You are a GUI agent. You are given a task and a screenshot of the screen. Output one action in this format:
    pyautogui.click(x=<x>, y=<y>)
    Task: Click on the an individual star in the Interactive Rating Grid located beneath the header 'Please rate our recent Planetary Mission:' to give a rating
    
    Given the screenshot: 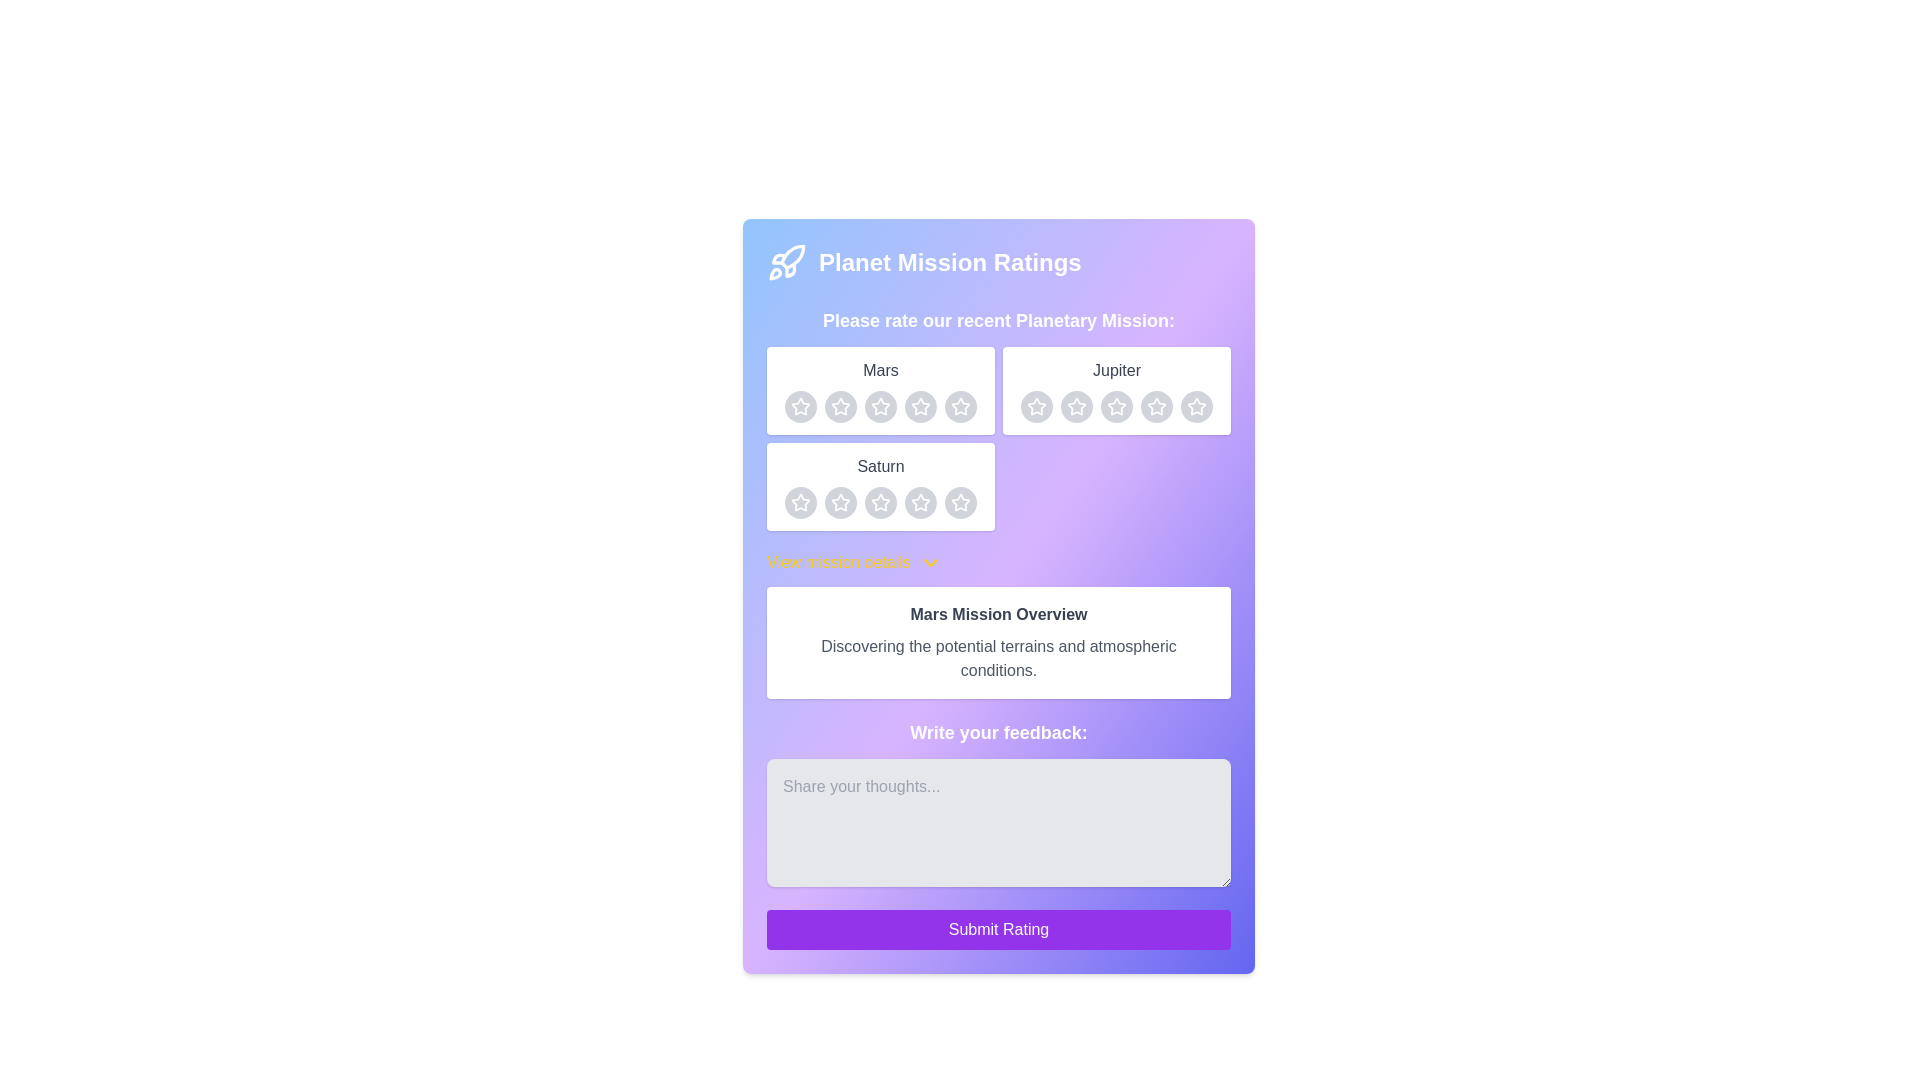 What is the action you would take?
    pyautogui.click(x=998, y=438)
    